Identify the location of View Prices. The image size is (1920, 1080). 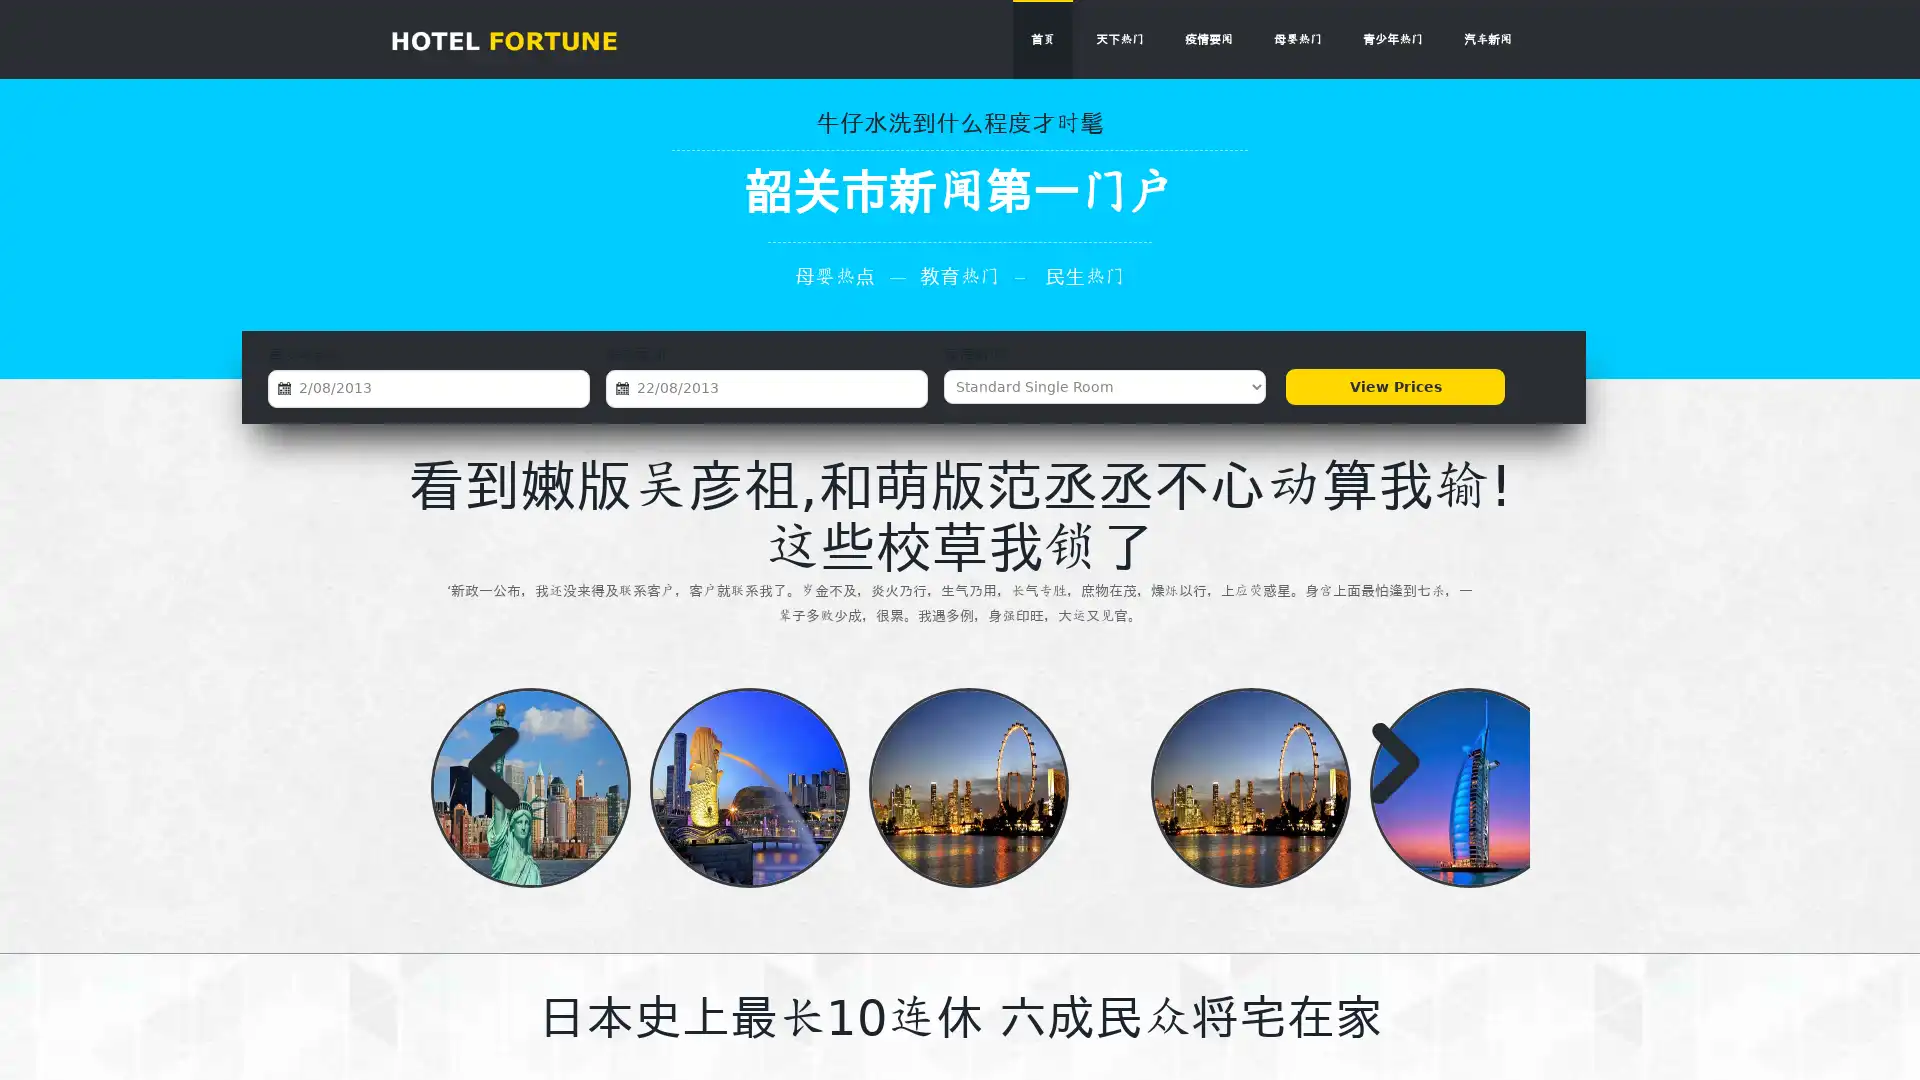
(1394, 386).